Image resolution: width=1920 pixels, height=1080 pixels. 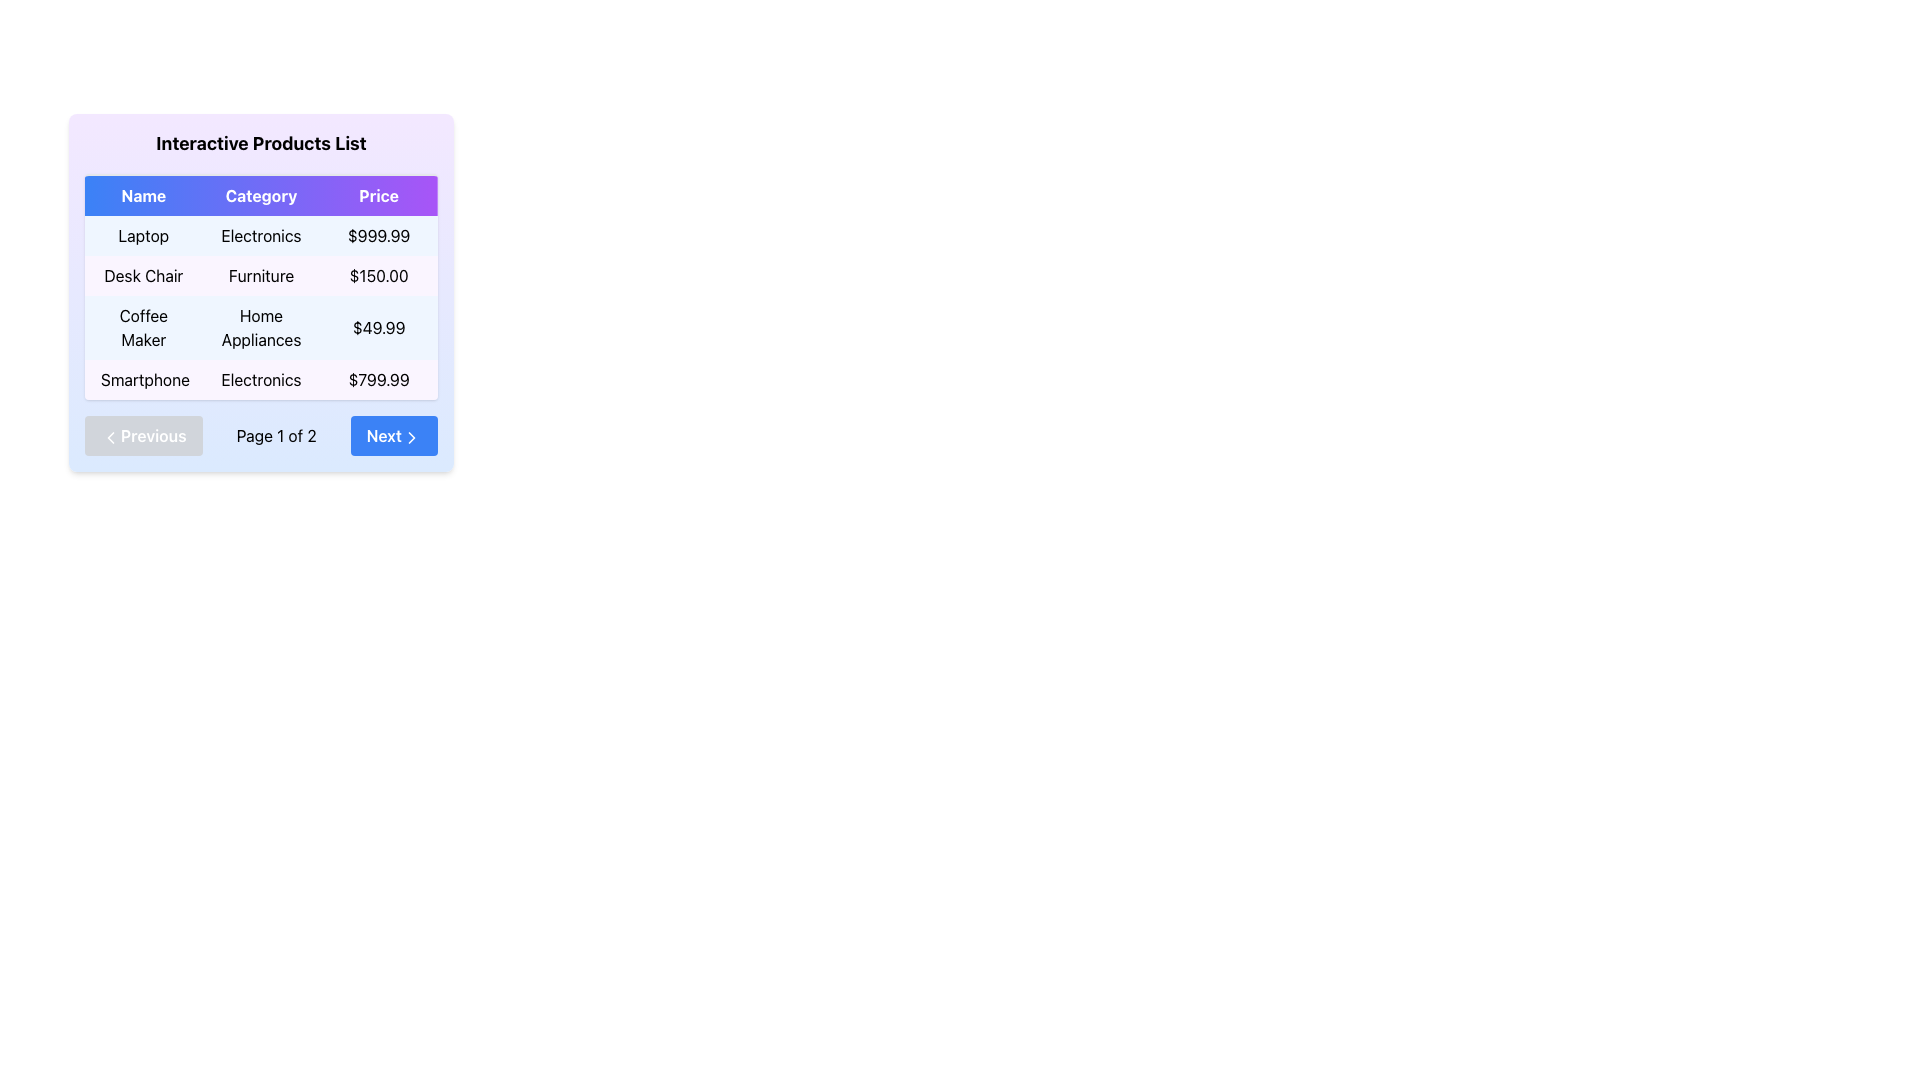 I want to click on the first row of the 'Interactive Products List' table containing 'Laptop', 'Electronics', and '$999.99', so click(x=260, y=234).